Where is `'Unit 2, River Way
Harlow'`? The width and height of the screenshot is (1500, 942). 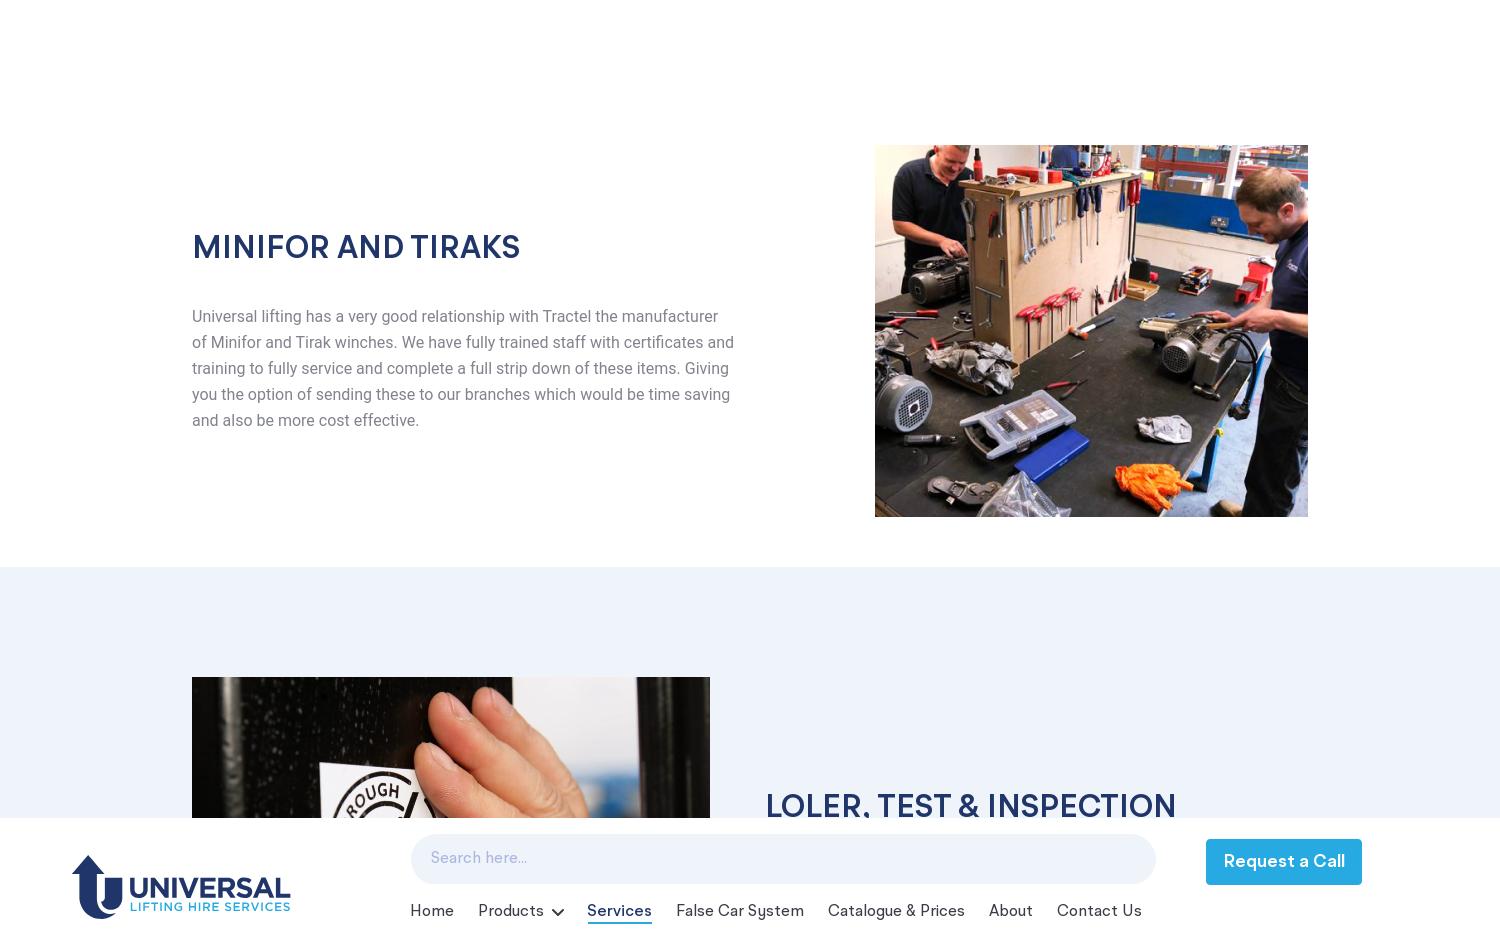 'Unit 2, River Way
Harlow' is located at coordinates (315, 627).